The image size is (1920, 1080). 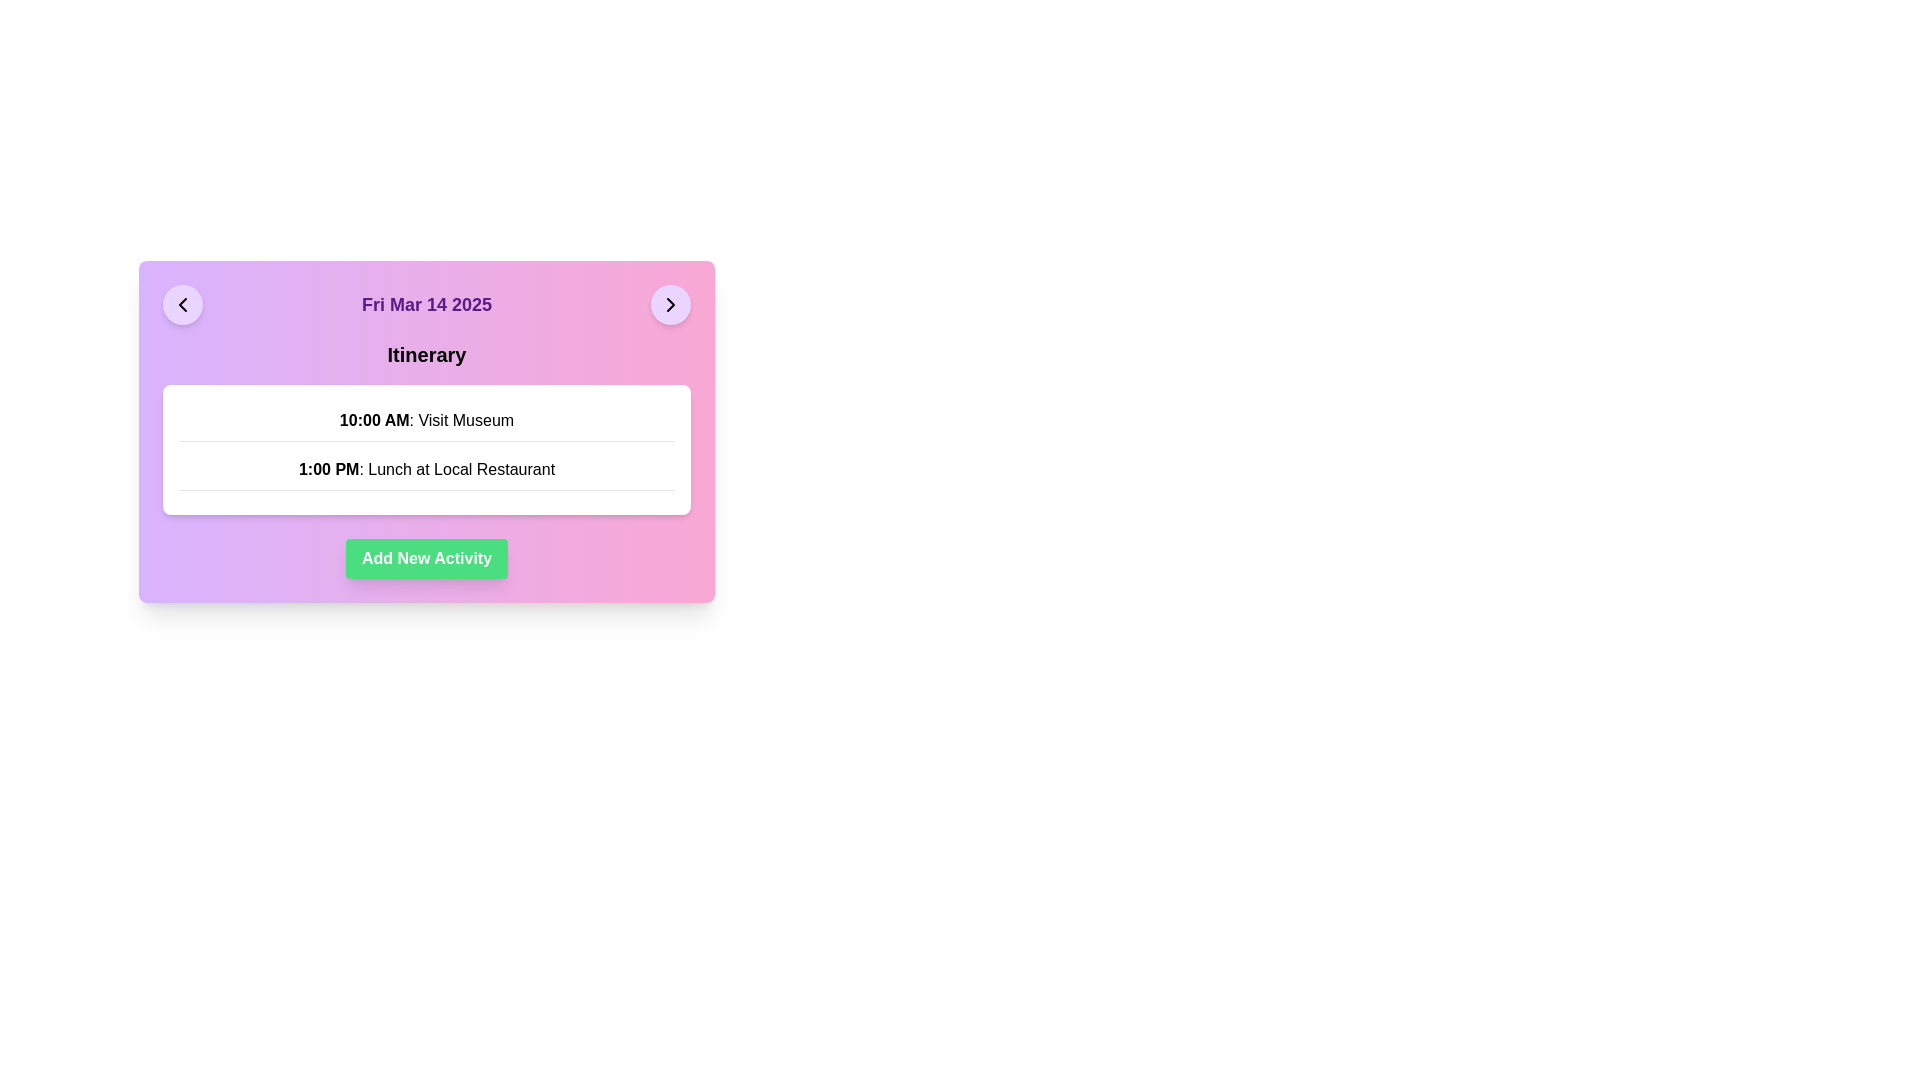 I want to click on the text display element that shows '10:00 AM: Visit Museum', which is styled with bold formatting for the time and is the first entry in a vertically stacked list within a card structure, so click(x=426, y=419).